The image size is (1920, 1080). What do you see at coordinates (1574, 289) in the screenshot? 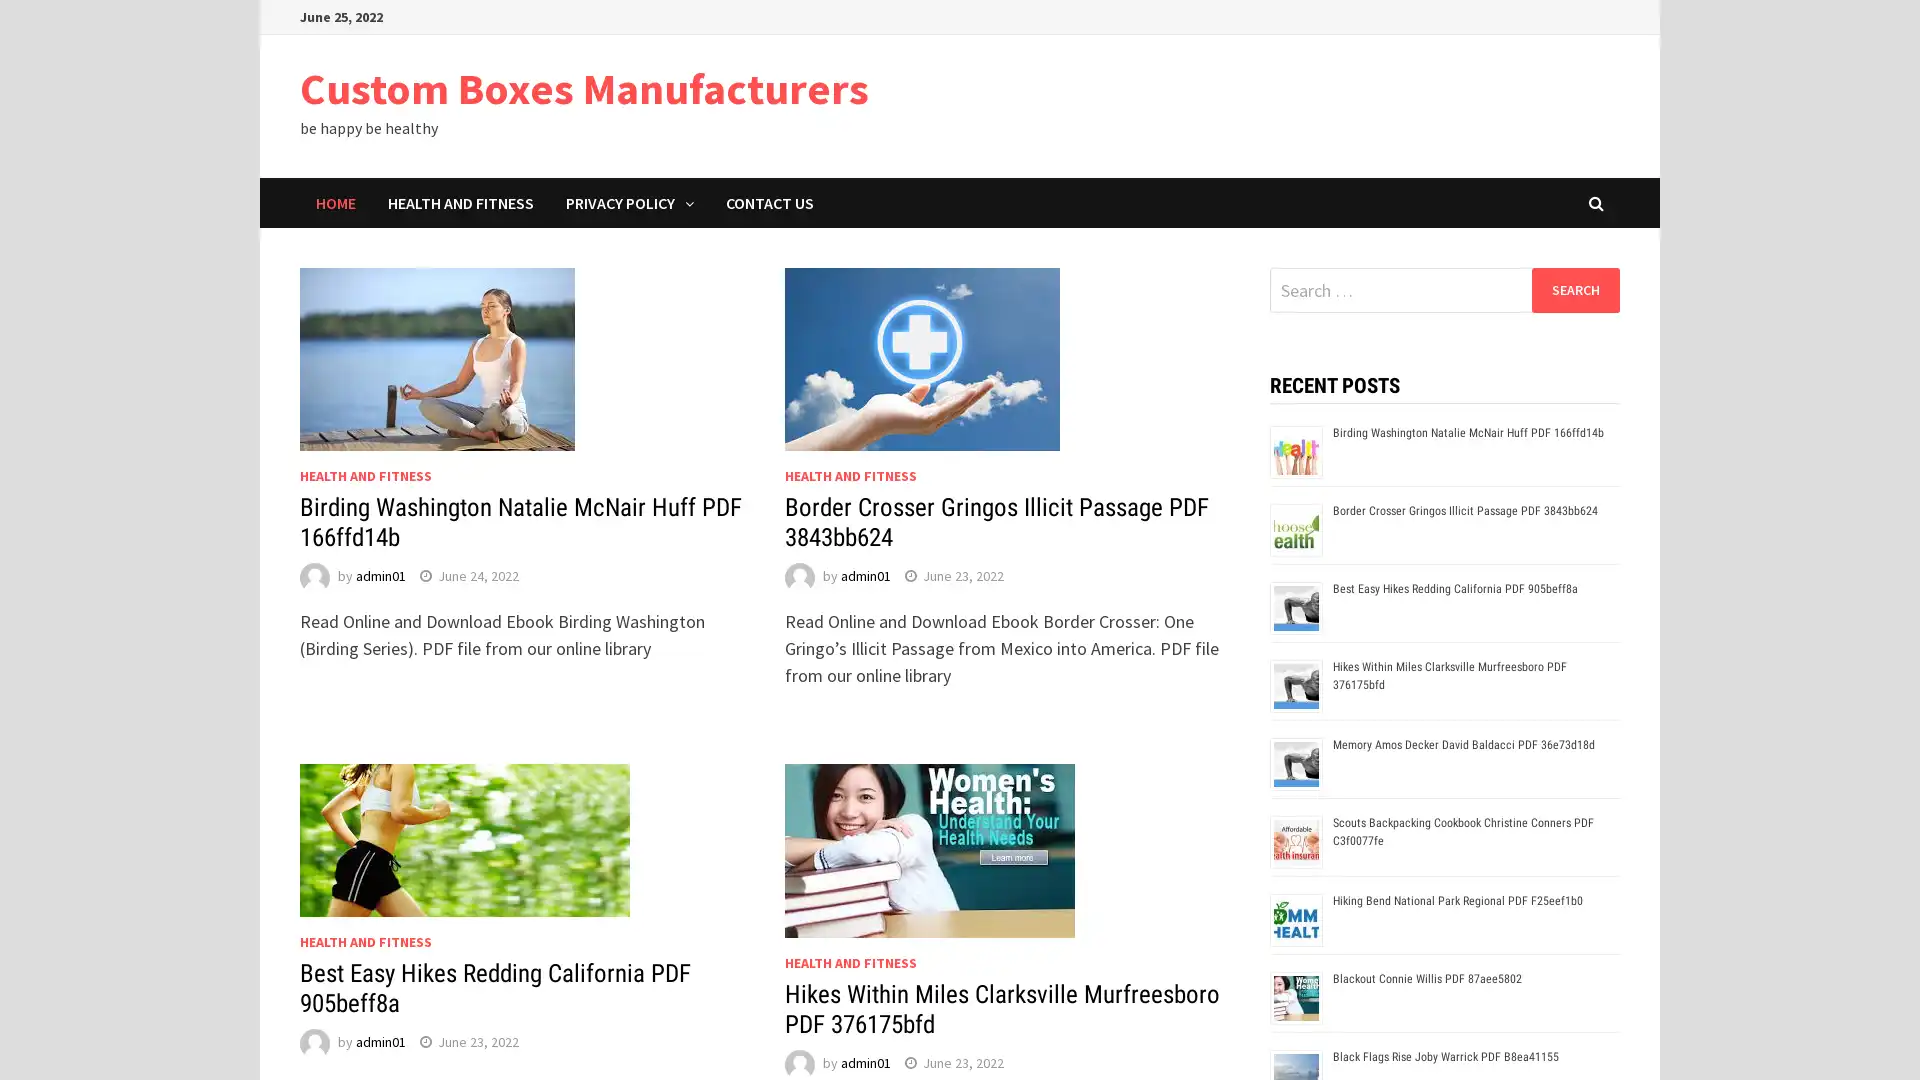
I see `Search` at bounding box center [1574, 289].